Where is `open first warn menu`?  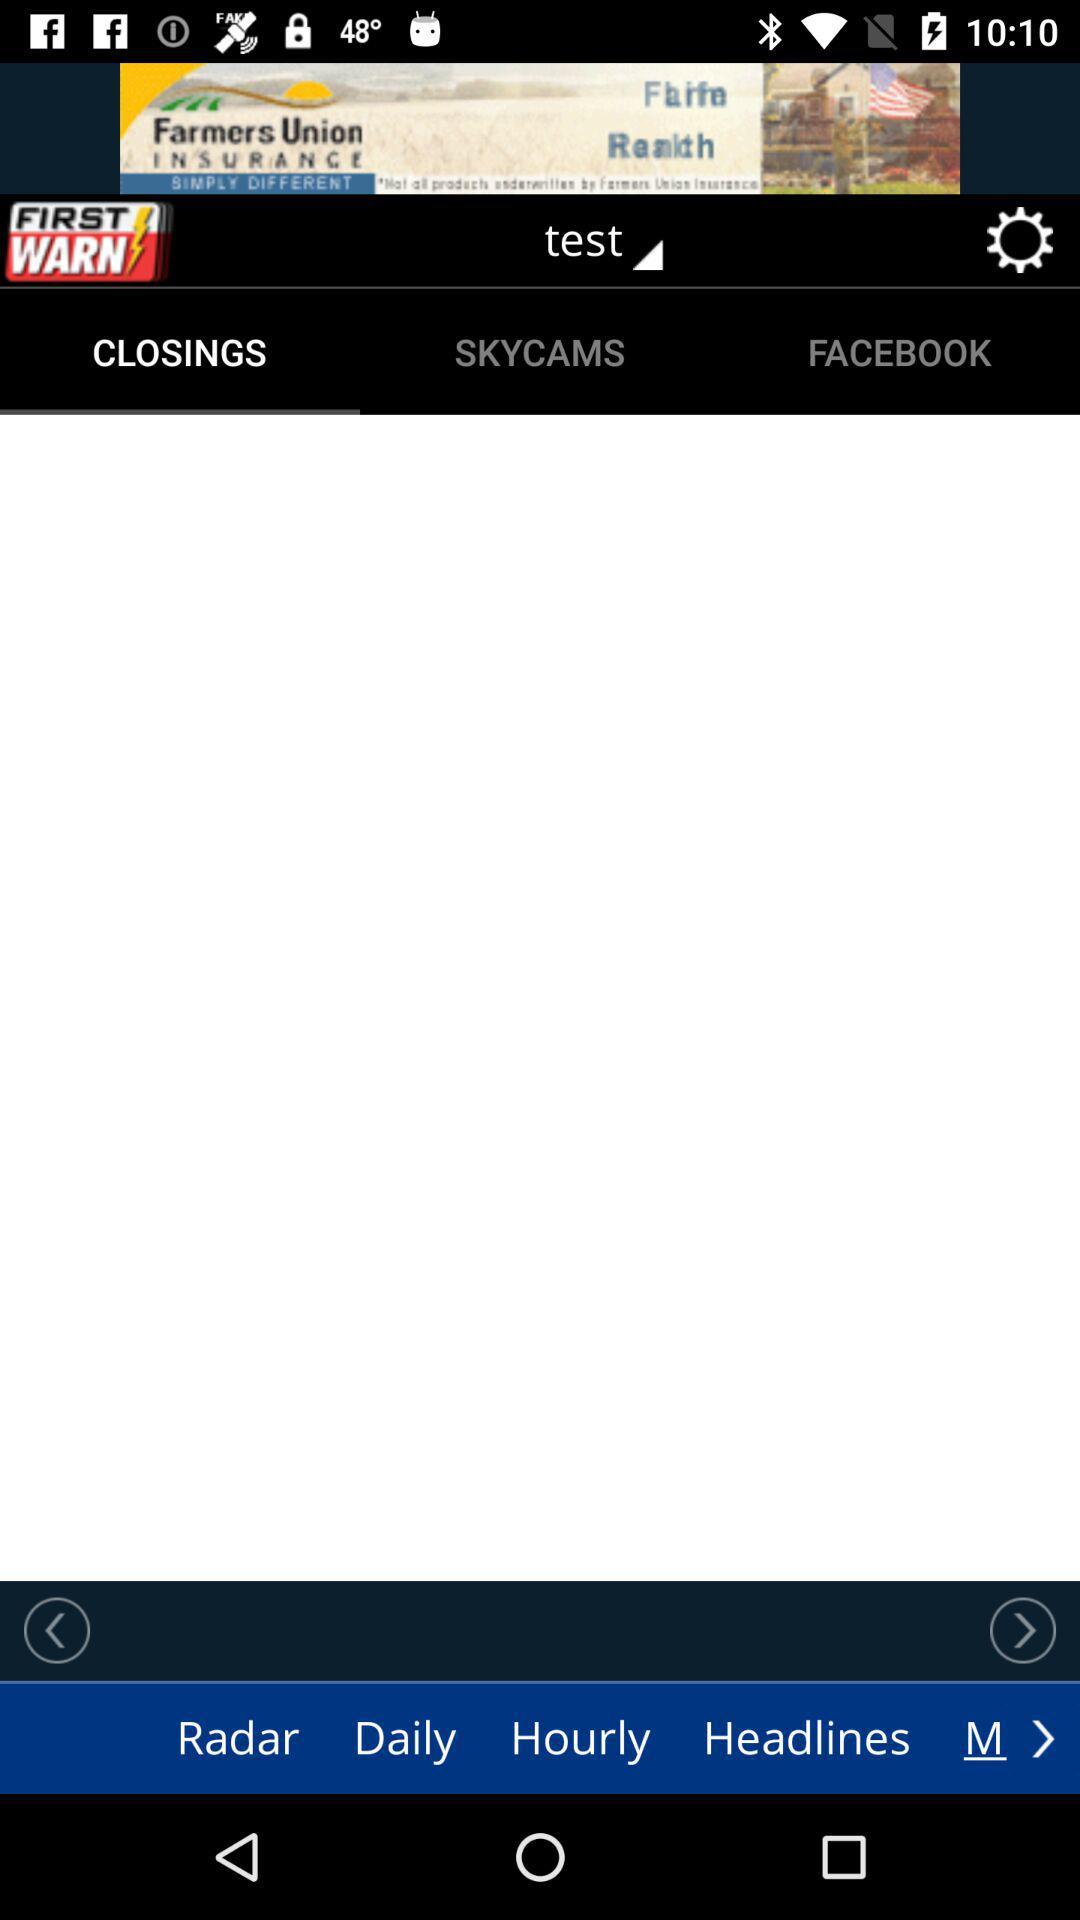
open first warn menu is located at coordinates (131, 240).